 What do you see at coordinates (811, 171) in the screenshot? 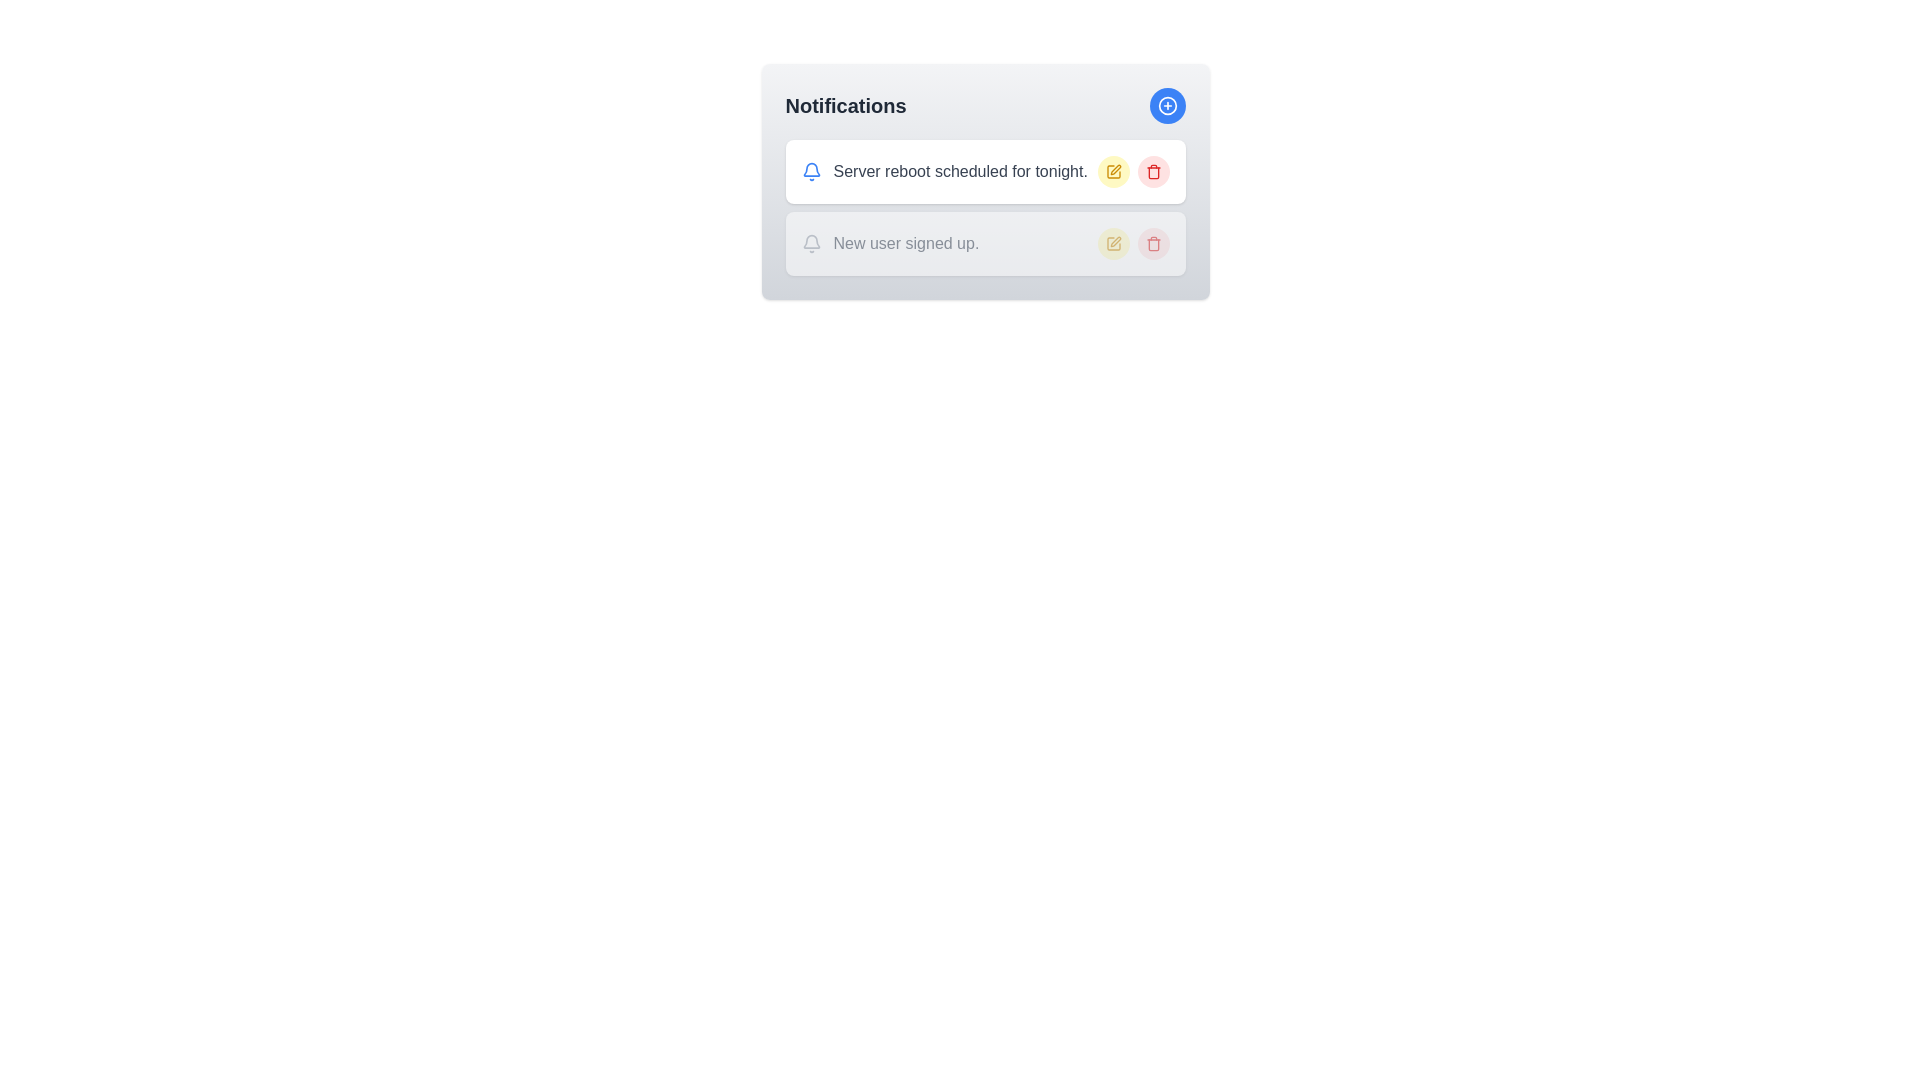
I see `the small blue bell-shaped icon that precedes the notification text 'Server reboot scheduled for tonight.'` at bounding box center [811, 171].